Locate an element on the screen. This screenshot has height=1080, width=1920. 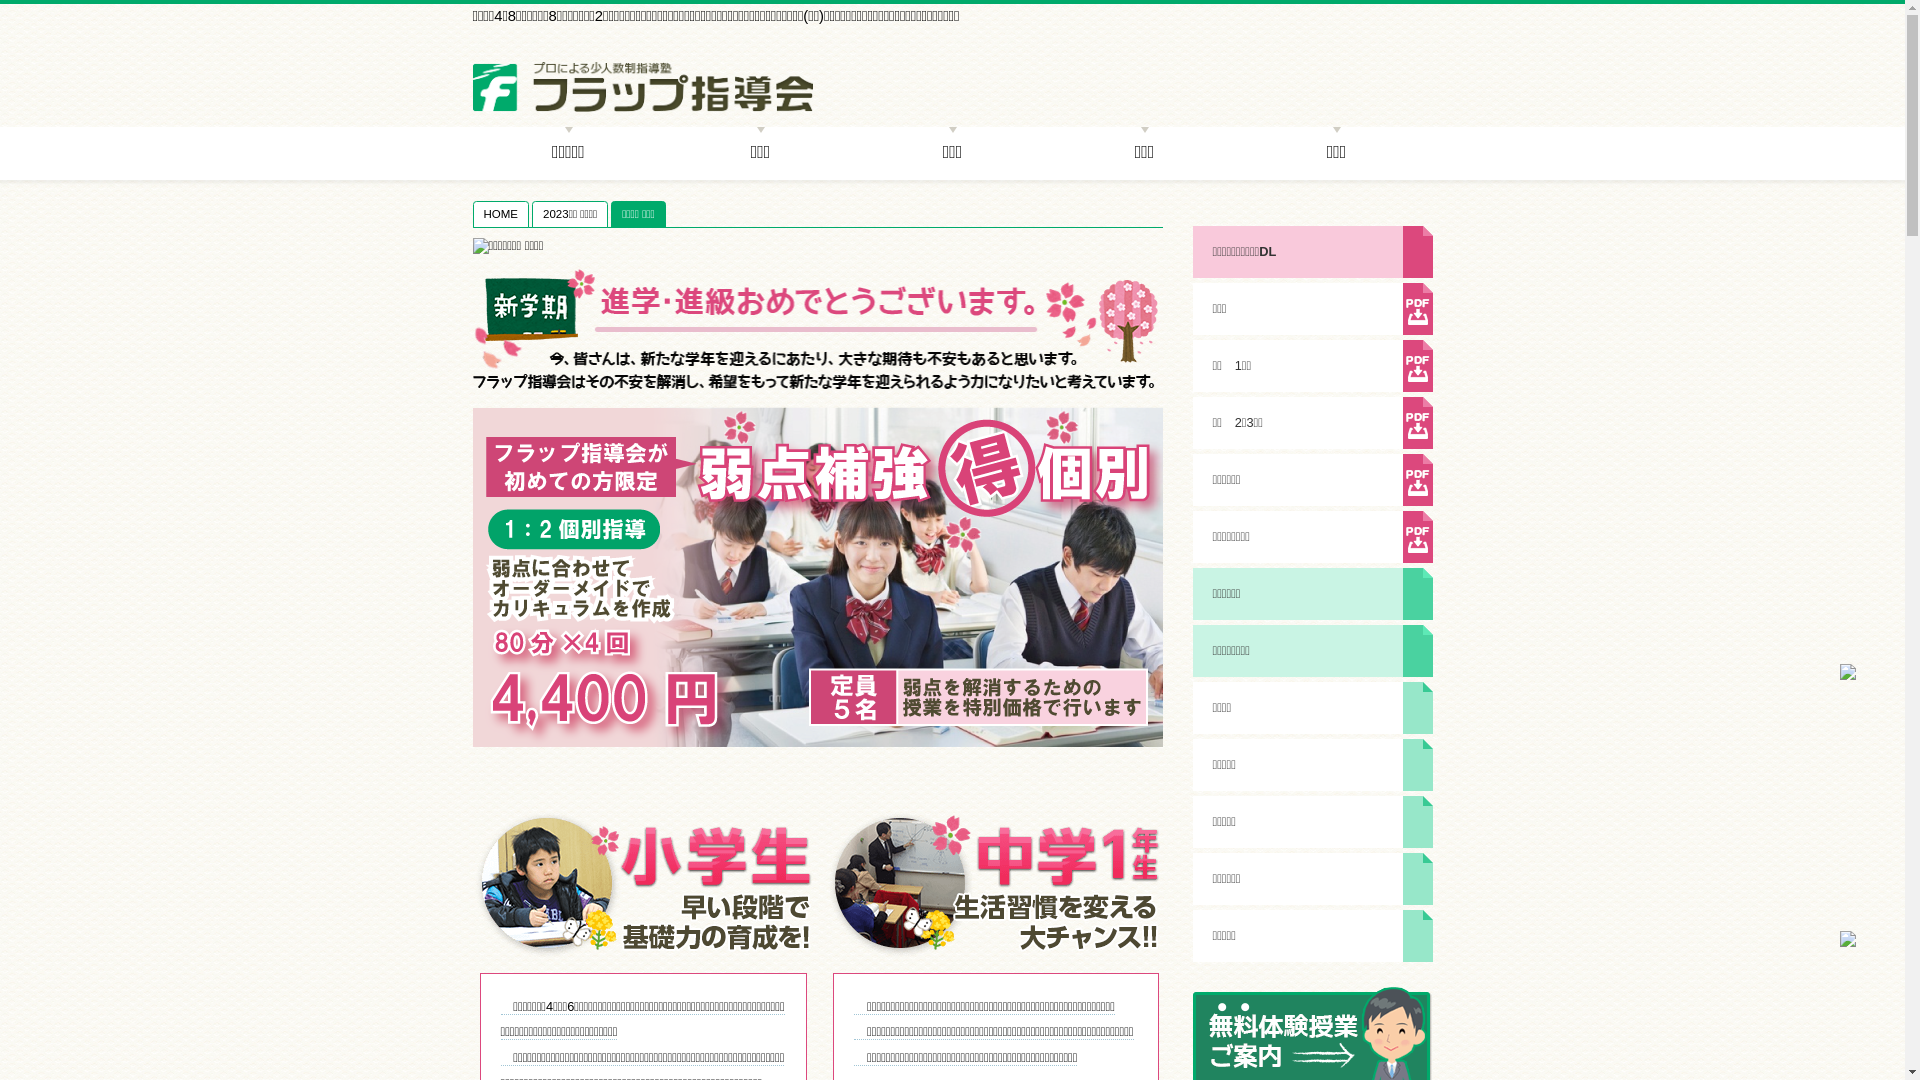
'HOME' is located at coordinates (501, 213).